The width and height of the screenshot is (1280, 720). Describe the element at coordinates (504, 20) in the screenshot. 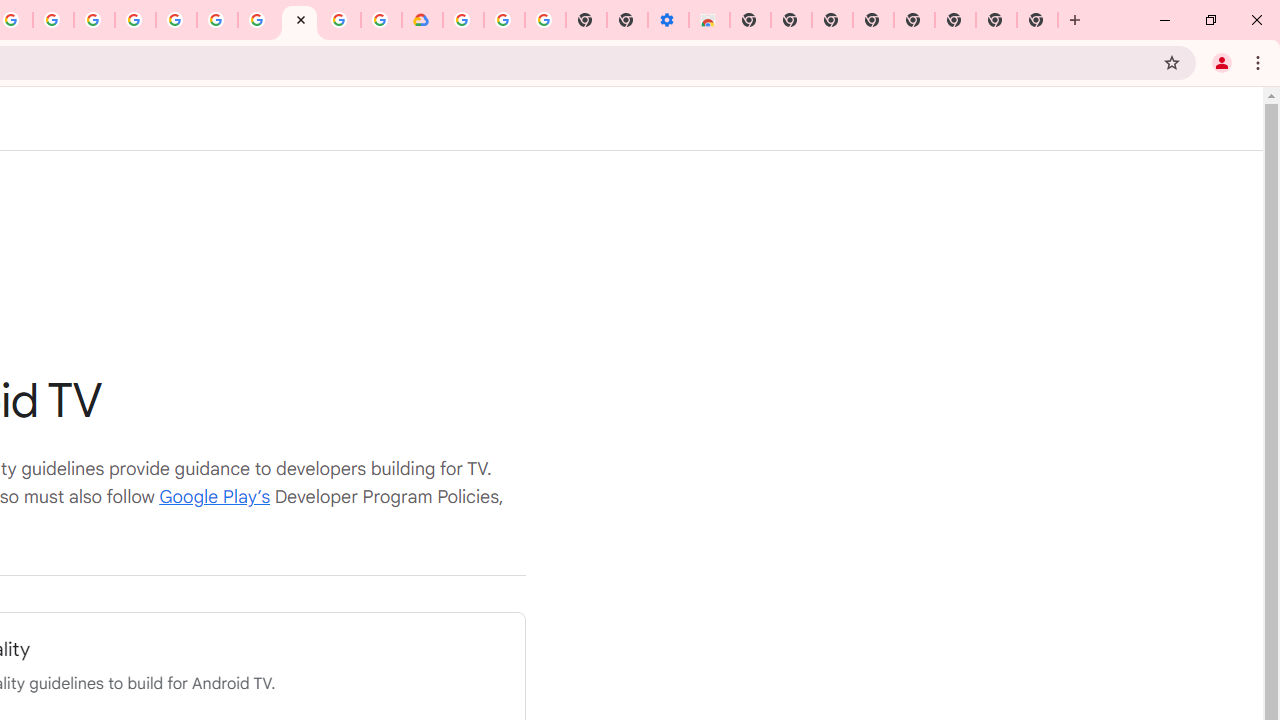

I see `'Google Account Help'` at that location.